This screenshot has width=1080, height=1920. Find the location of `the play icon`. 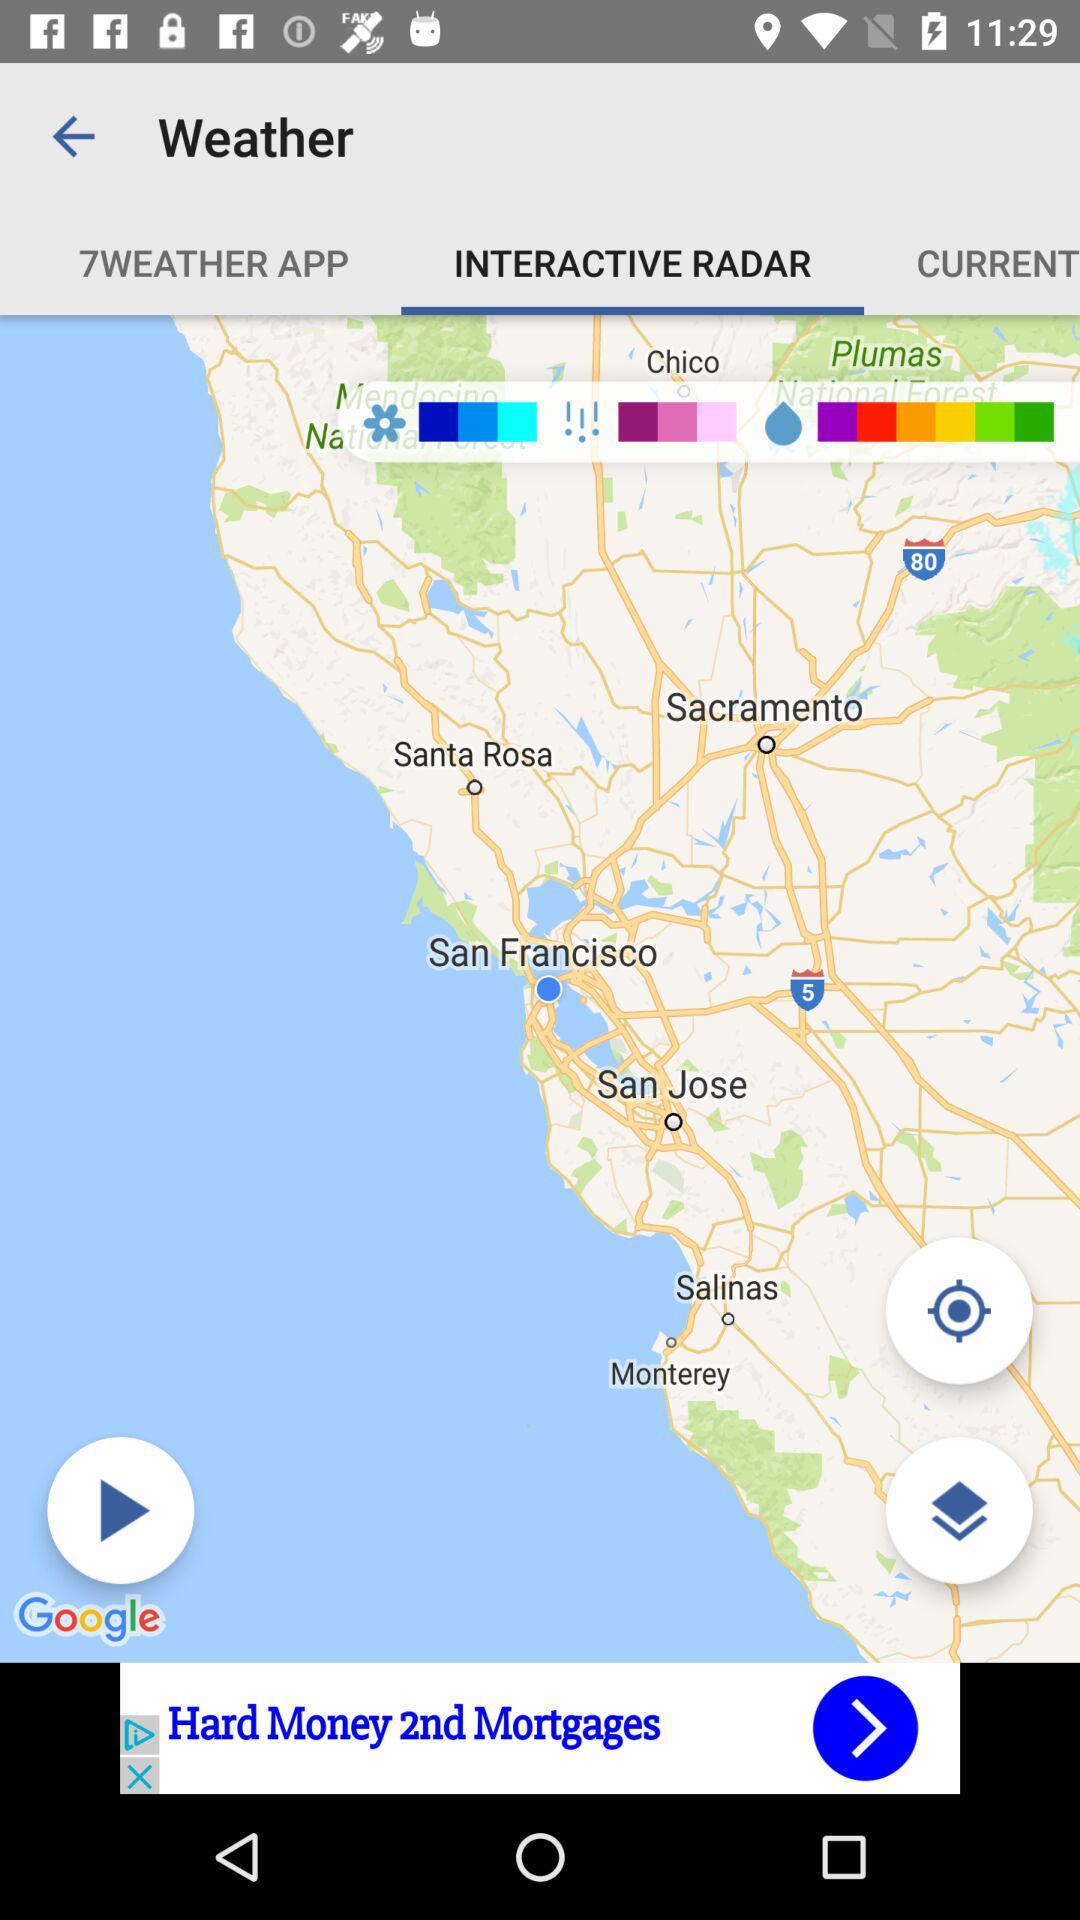

the play icon is located at coordinates (120, 1510).